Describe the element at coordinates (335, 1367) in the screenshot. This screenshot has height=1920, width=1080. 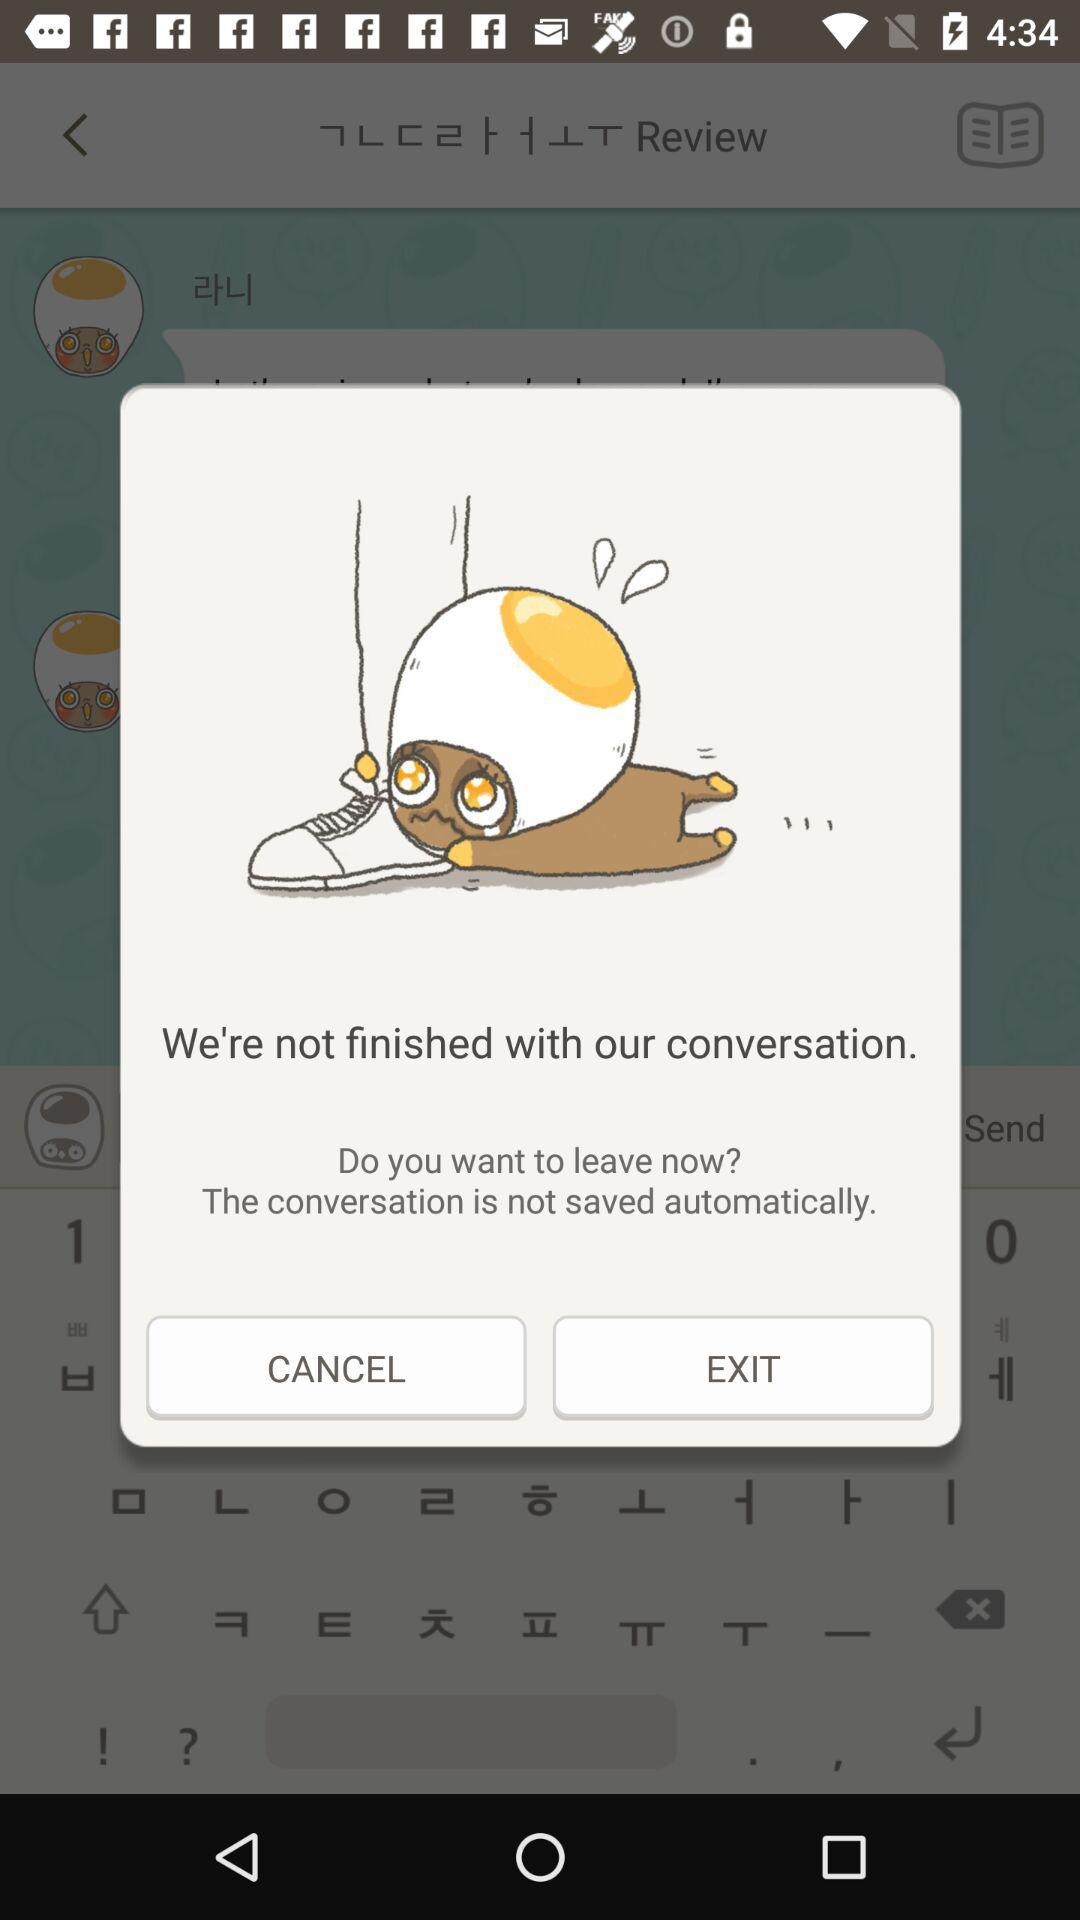
I see `item to the left of exit` at that location.